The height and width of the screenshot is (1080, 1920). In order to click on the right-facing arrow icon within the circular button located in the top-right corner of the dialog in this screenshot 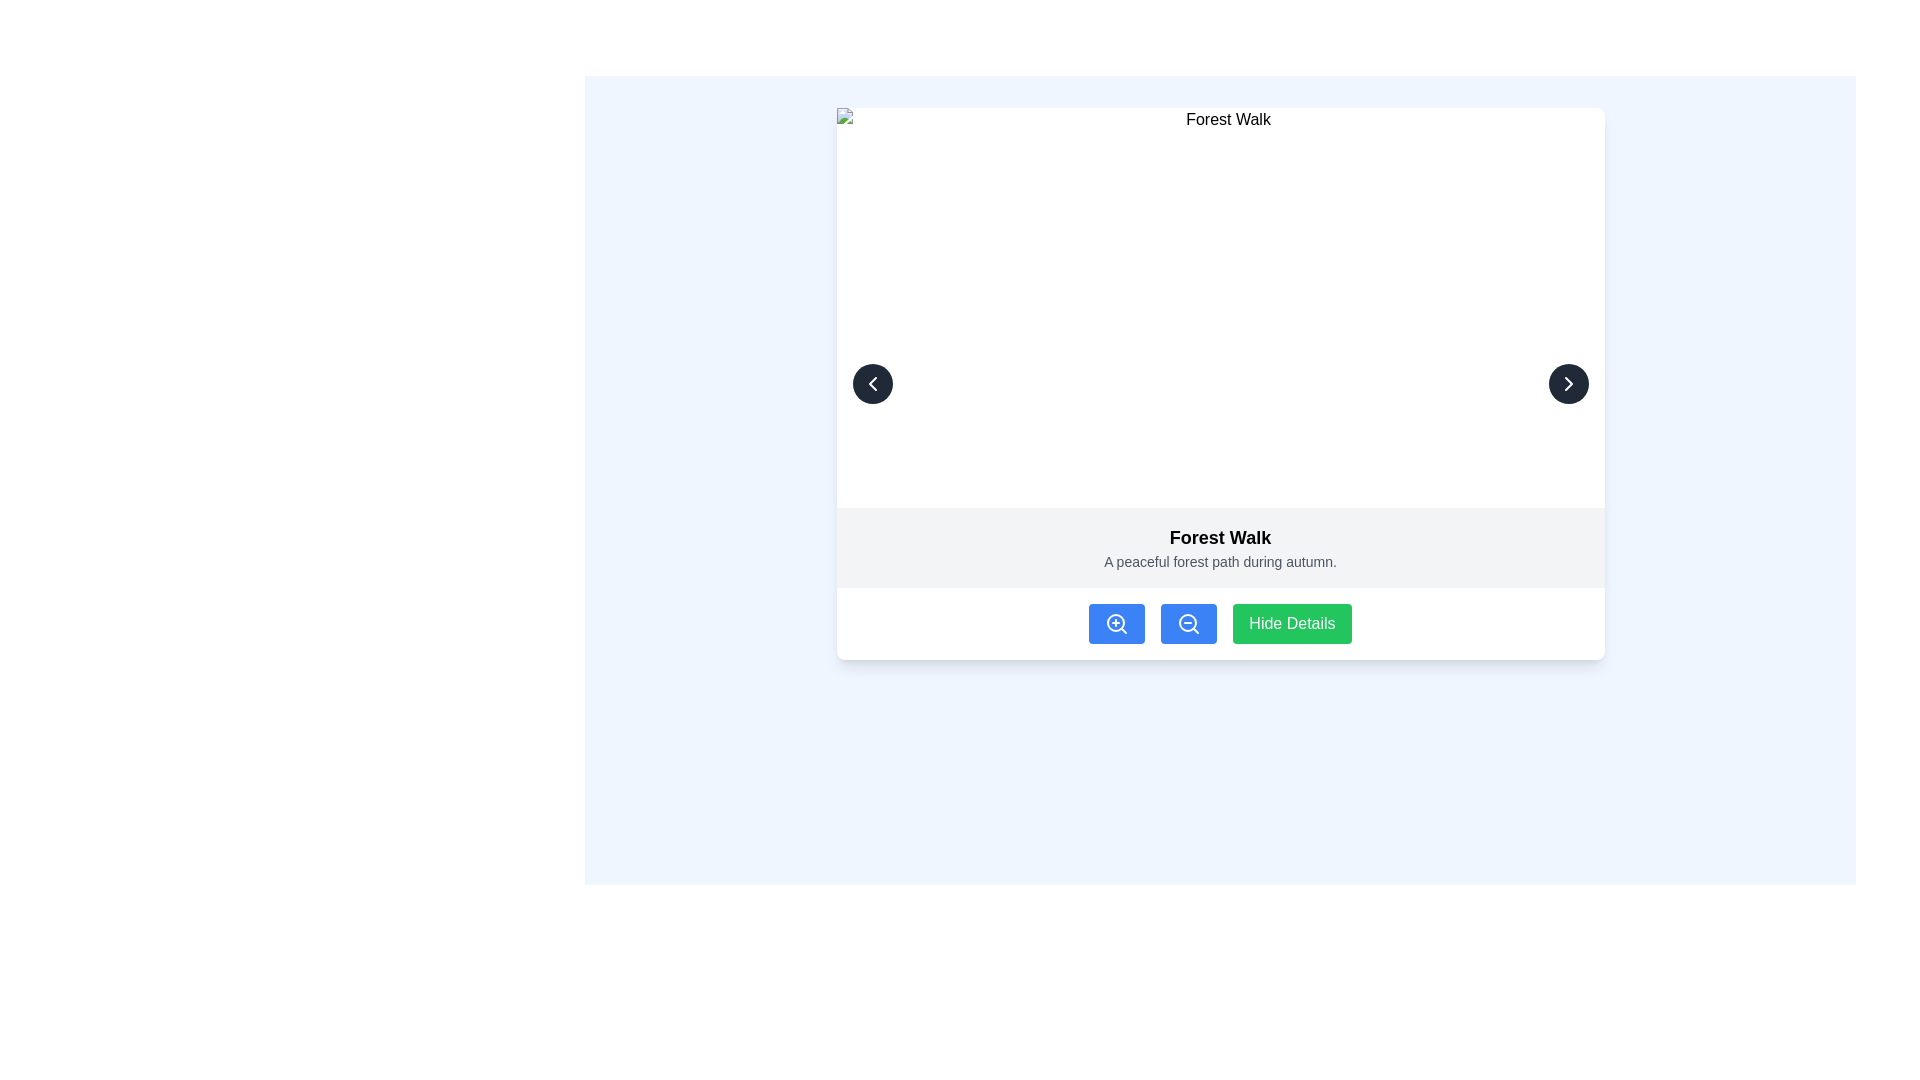, I will do `click(1567, 384)`.